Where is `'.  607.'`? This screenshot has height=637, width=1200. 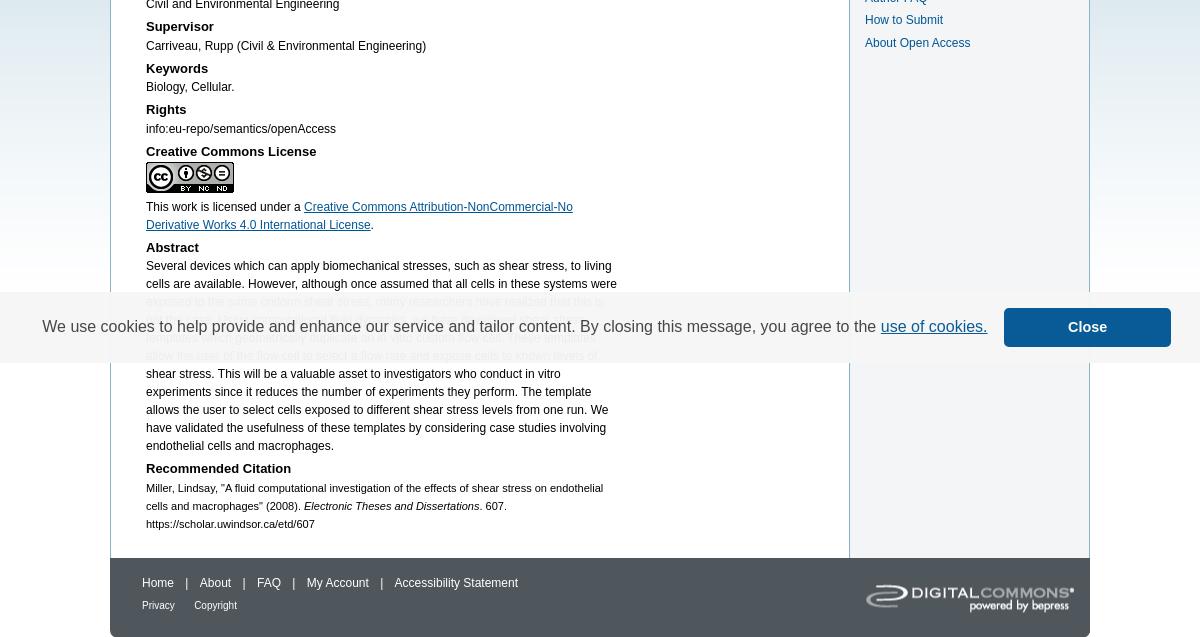 '.  607.' is located at coordinates (491, 504).